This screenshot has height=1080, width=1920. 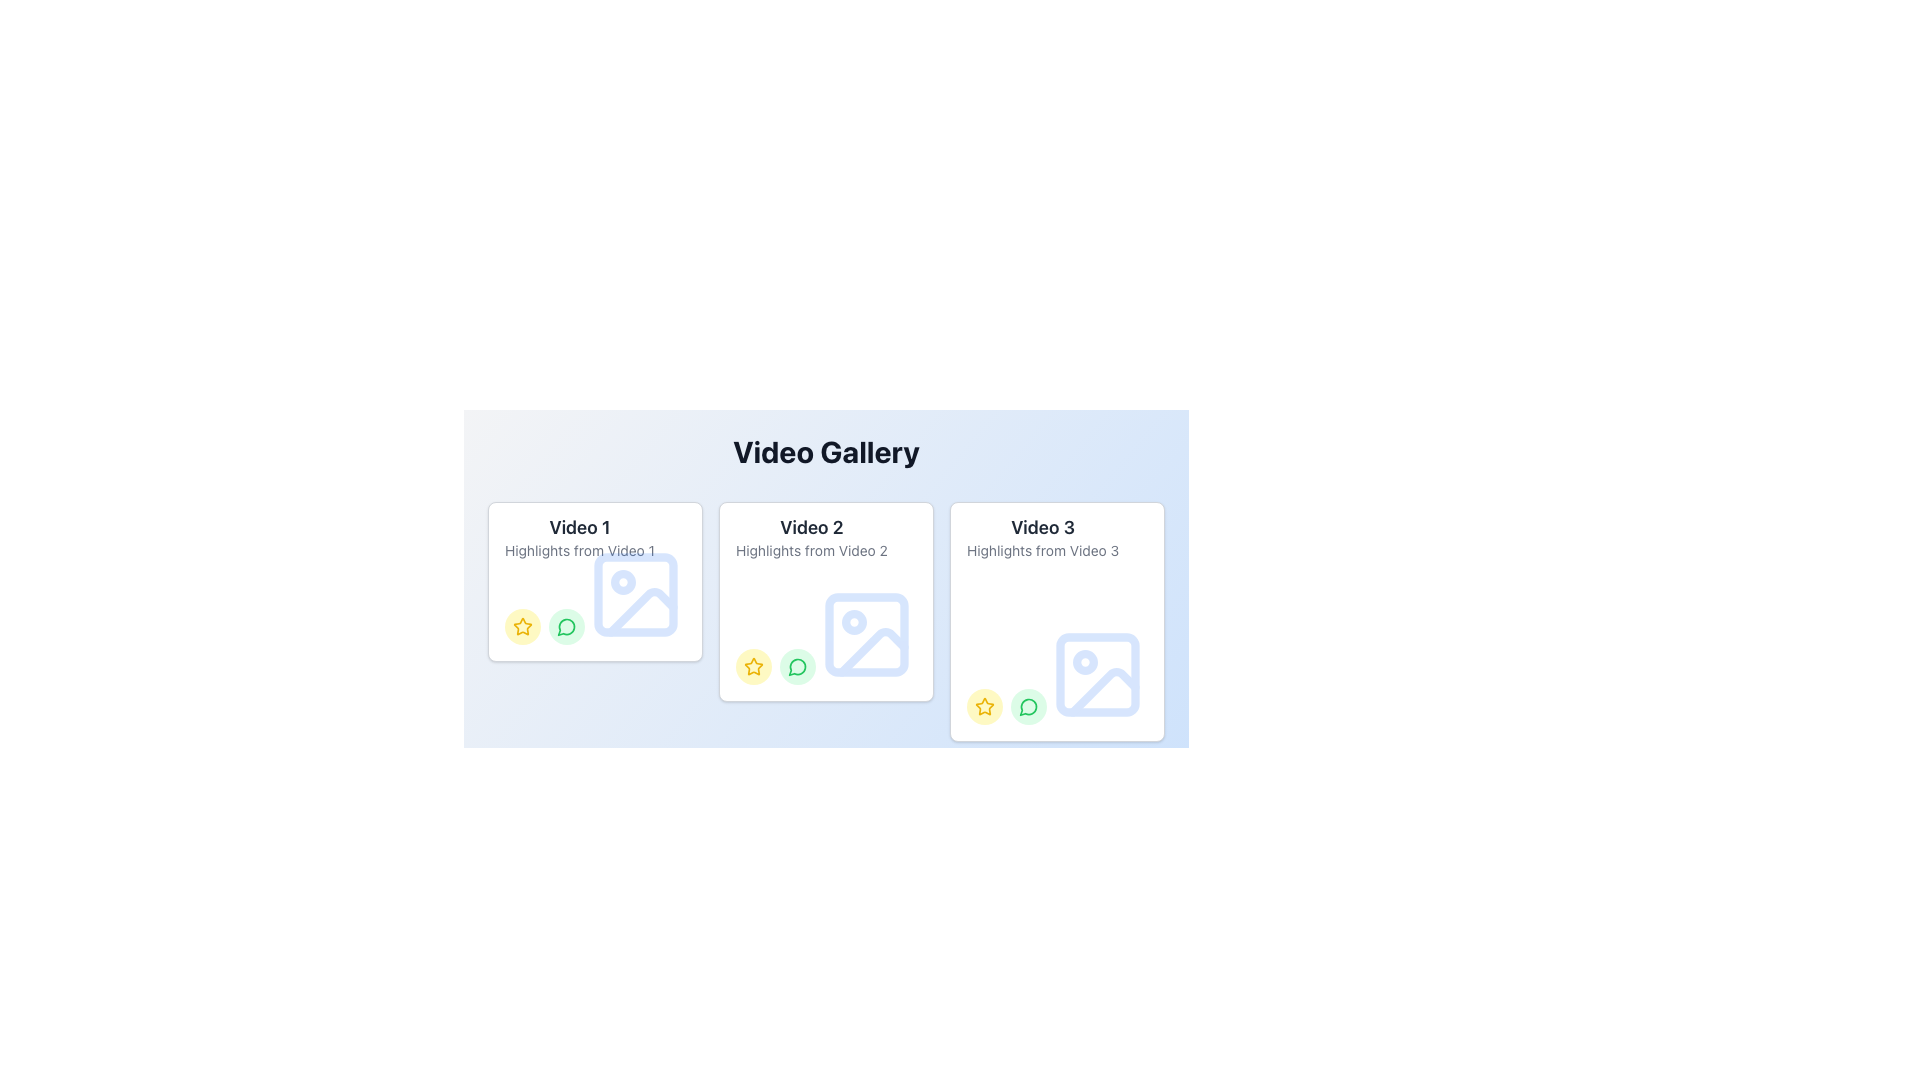 What do you see at coordinates (634, 593) in the screenshot?
I see `the decorative graphical element in the lower-right corner of the 'Video 1' box in the video gallery interface, which is a small rounded rectangle with no visible content` at bounding box center [634, 593].